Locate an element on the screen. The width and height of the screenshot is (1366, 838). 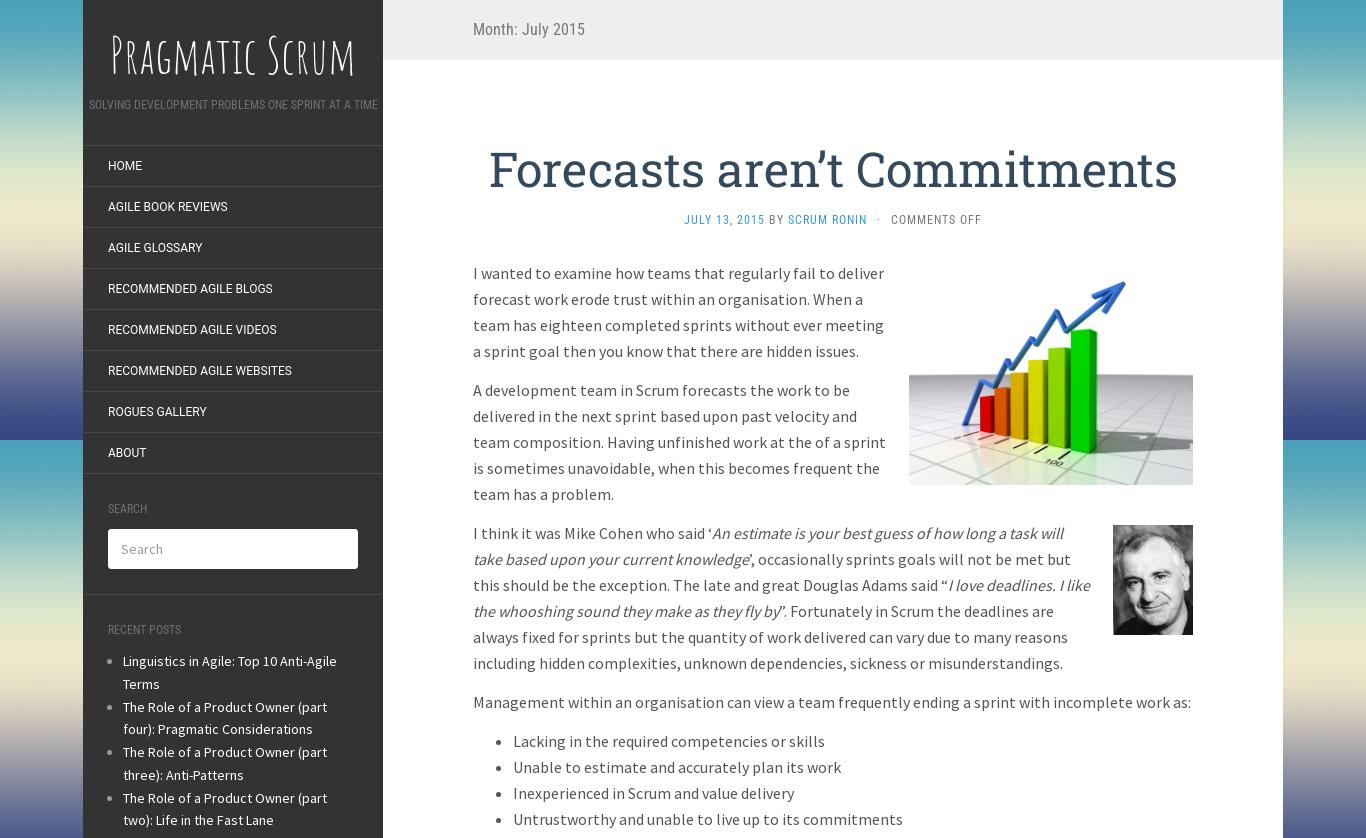
'Recommended Agile Blogs' is located at coordinates (189, 288).